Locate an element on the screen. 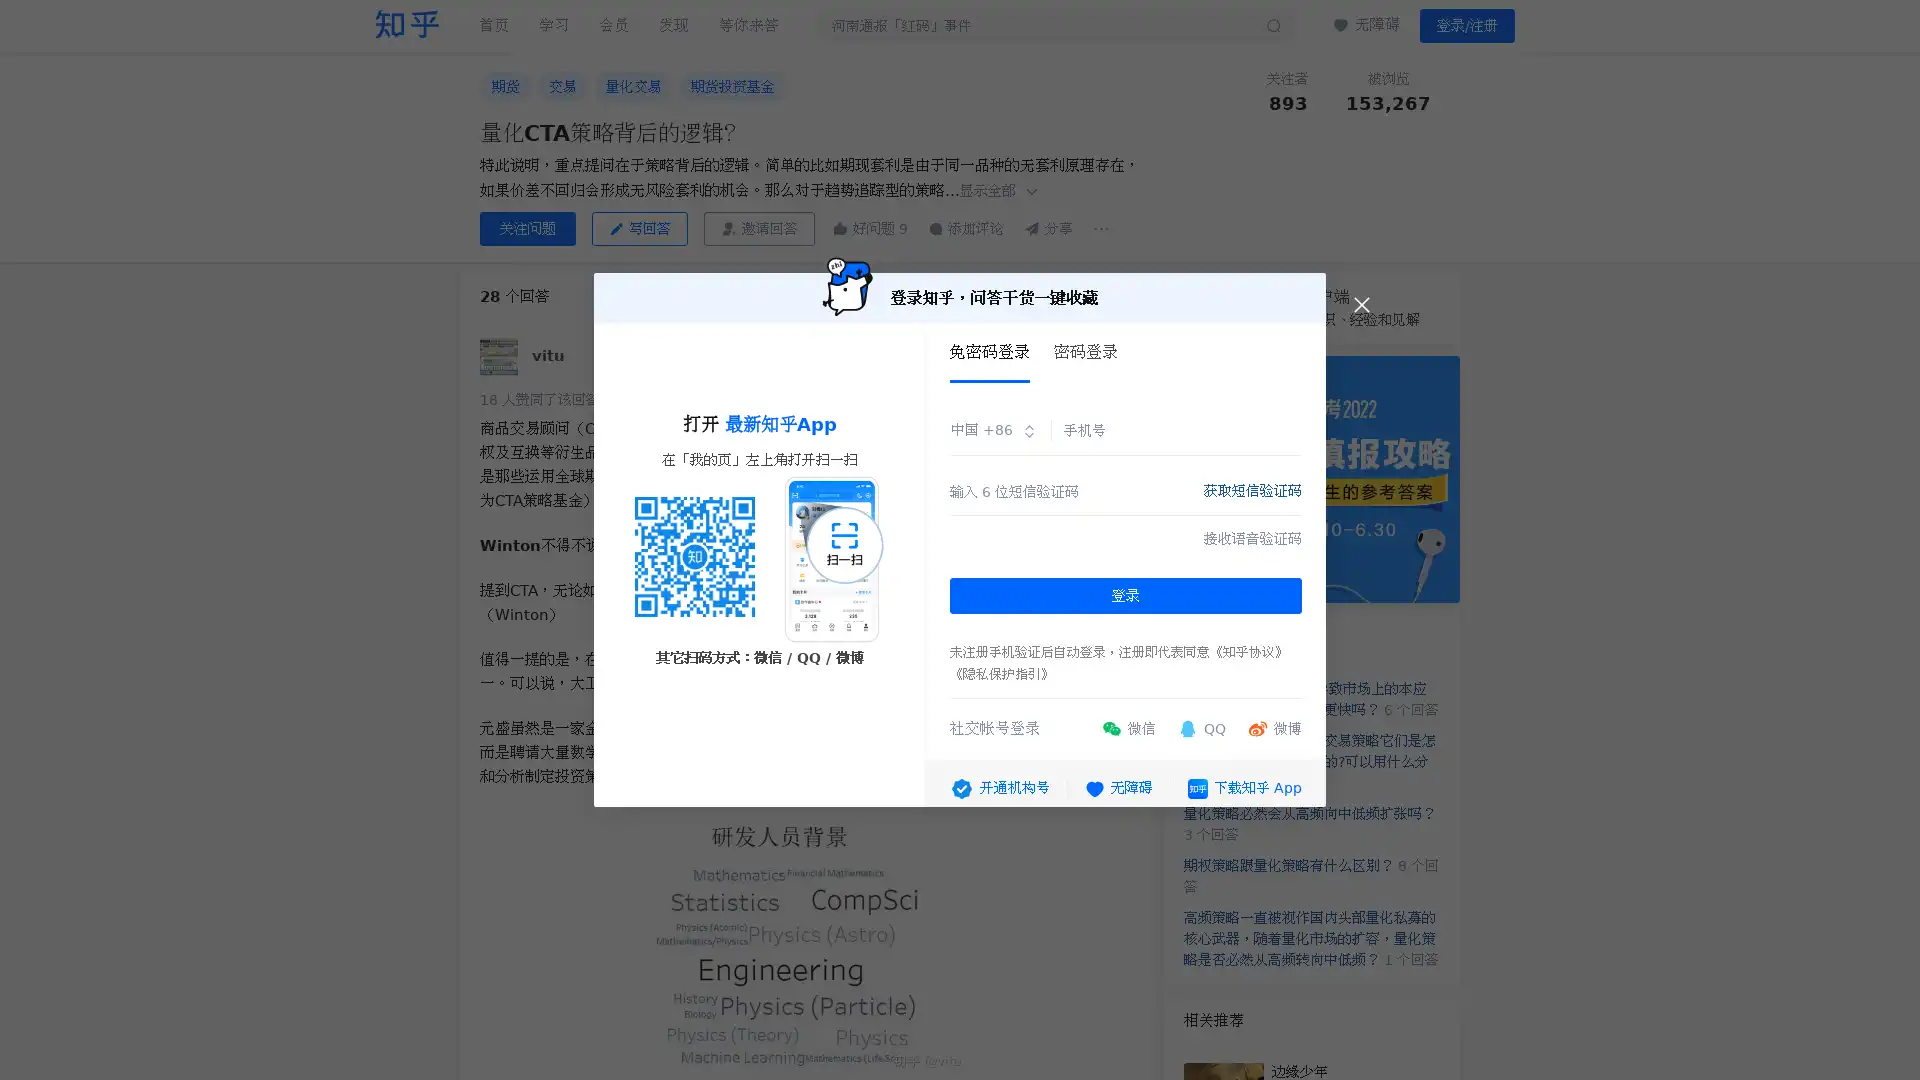  / is located at coordinates (1467, 26).